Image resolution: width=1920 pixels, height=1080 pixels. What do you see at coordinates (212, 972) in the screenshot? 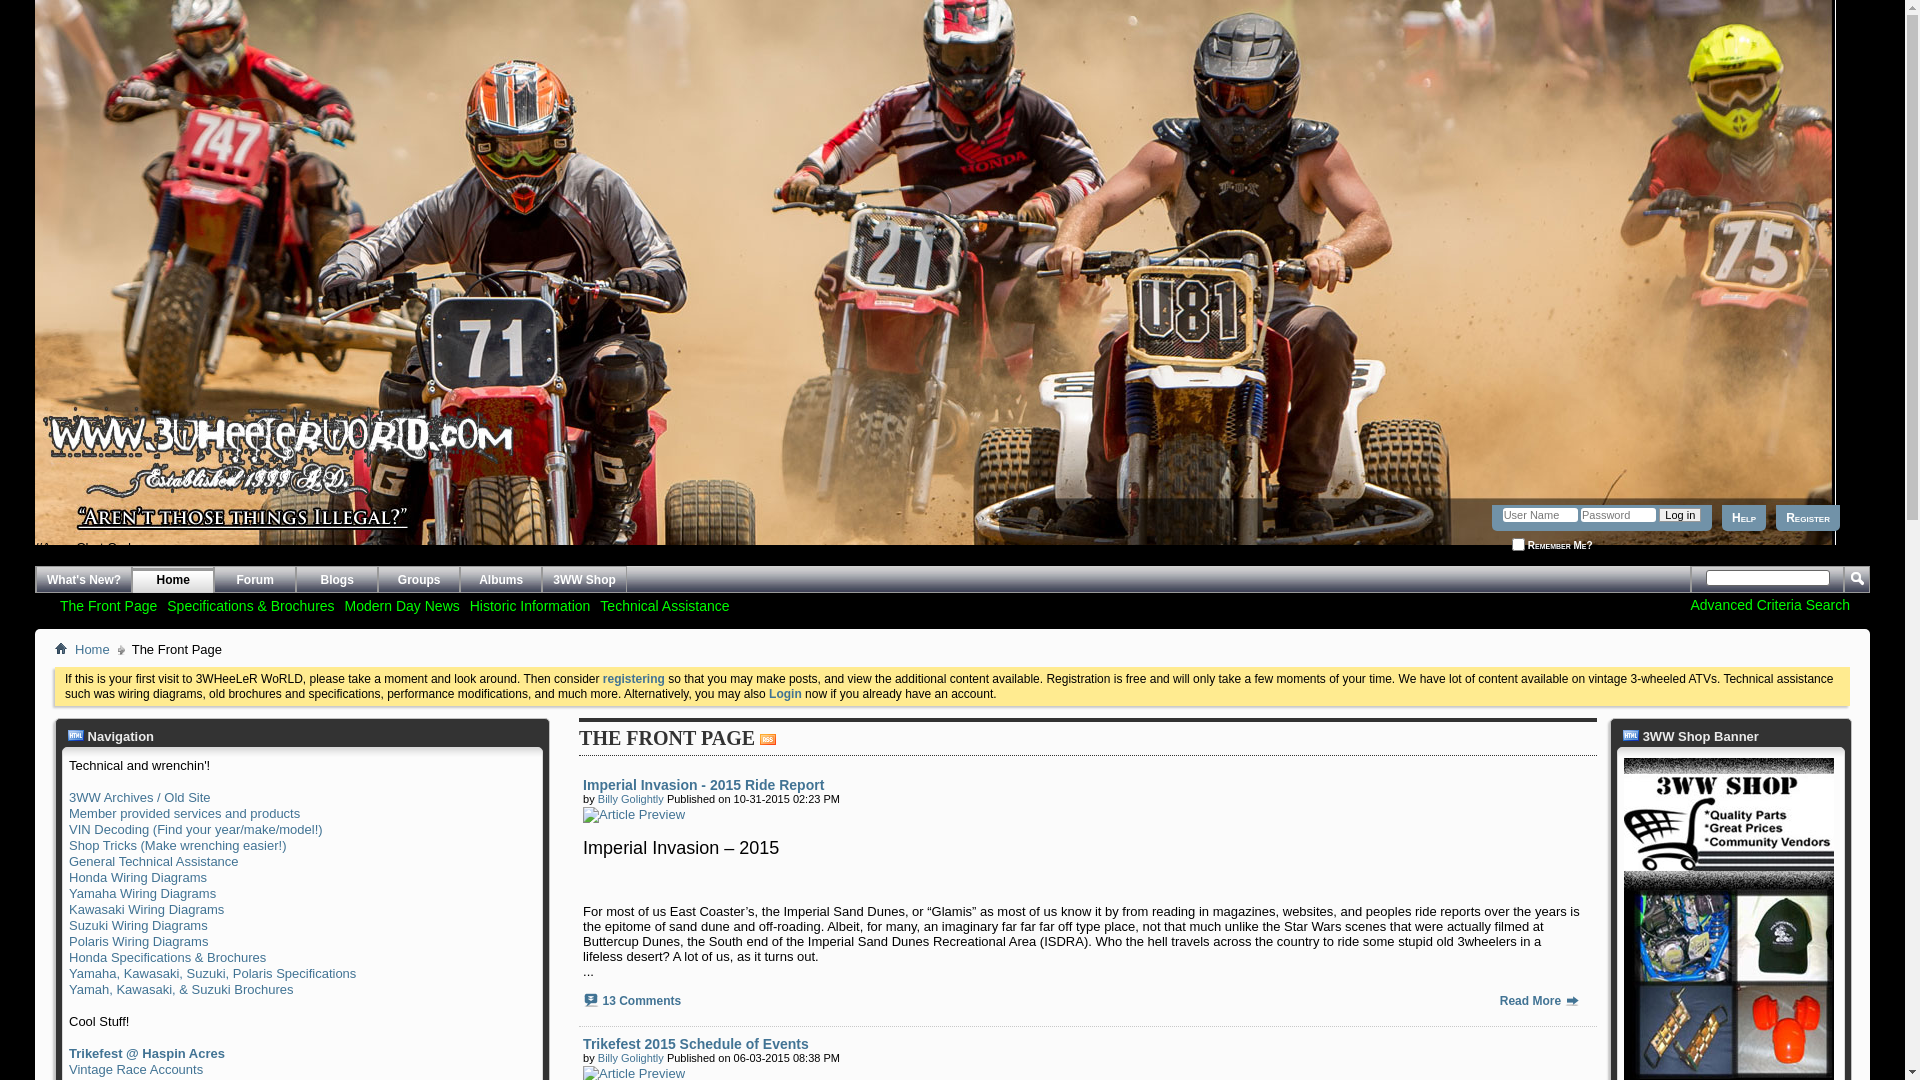
I see `'Yamaha, Kawasaki, Suzuki, Polaris Specifications'` at bounding box center [212, 972].